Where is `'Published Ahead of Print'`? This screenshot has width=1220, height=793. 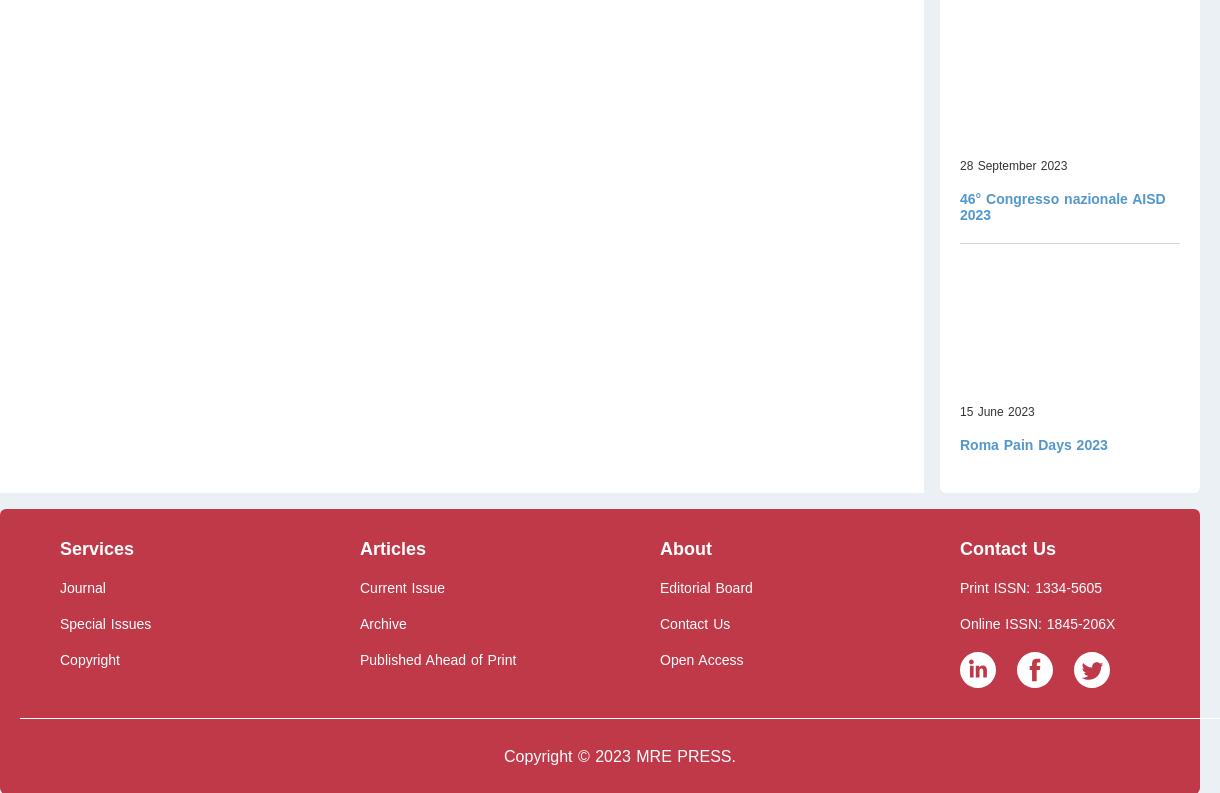 'Published Ahead of Print' is located at coordinates (437, 659).